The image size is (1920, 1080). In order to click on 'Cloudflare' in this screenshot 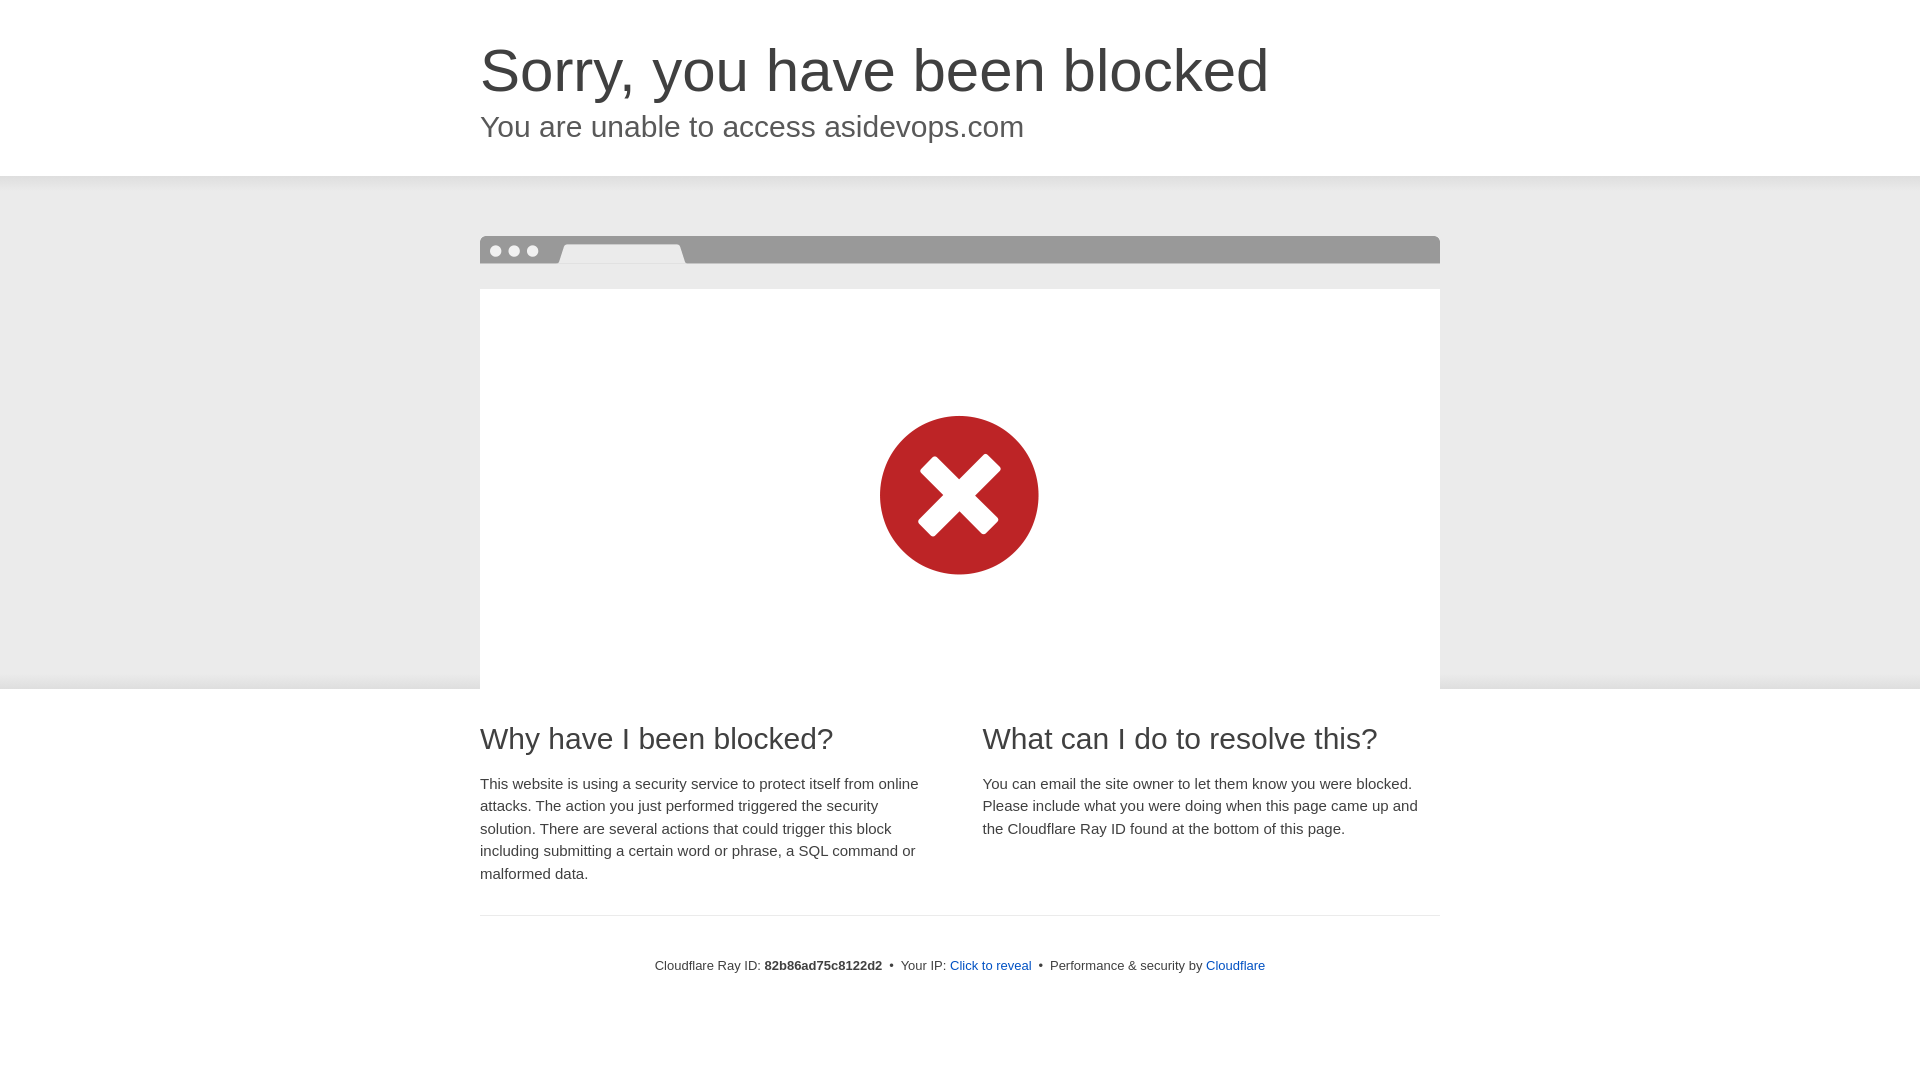, I will do `click(1234, 964)`.